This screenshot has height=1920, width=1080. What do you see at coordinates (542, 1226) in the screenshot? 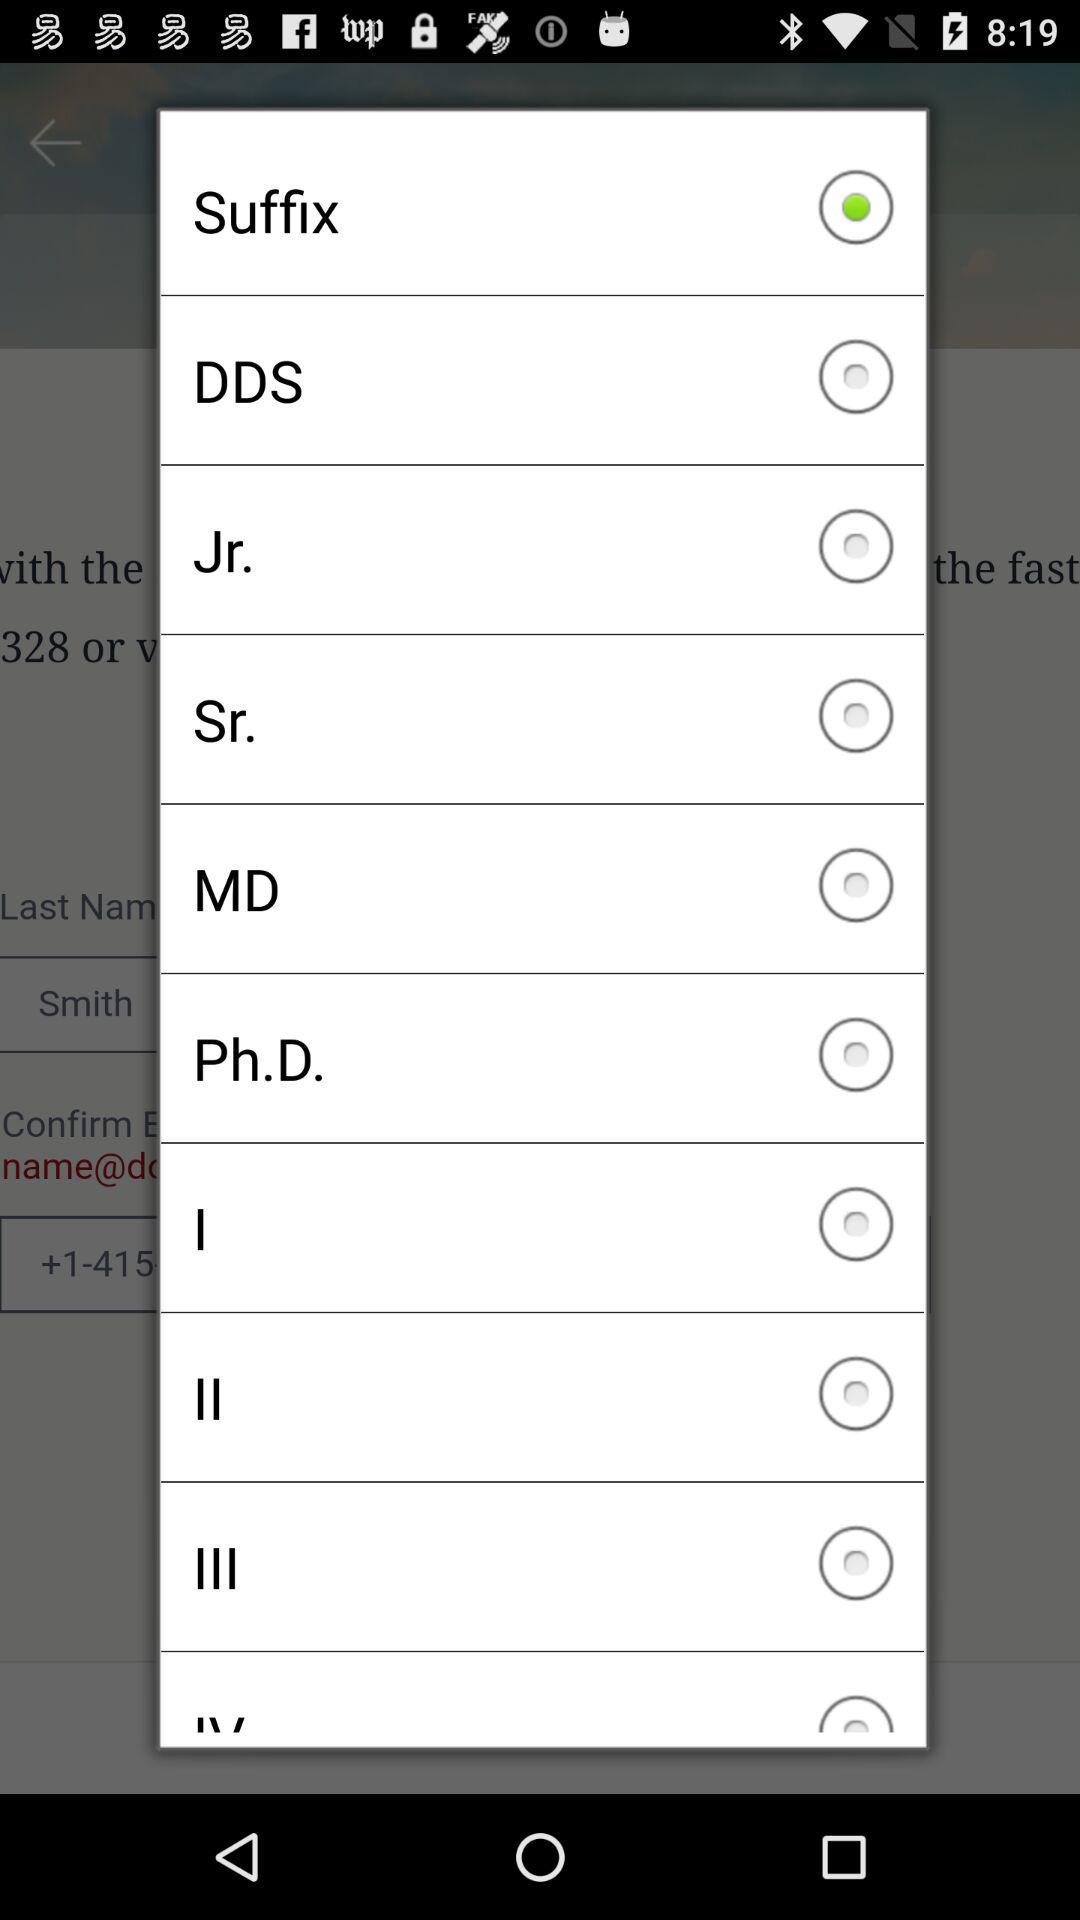
I see `i` at bounding box center [542, 1226].